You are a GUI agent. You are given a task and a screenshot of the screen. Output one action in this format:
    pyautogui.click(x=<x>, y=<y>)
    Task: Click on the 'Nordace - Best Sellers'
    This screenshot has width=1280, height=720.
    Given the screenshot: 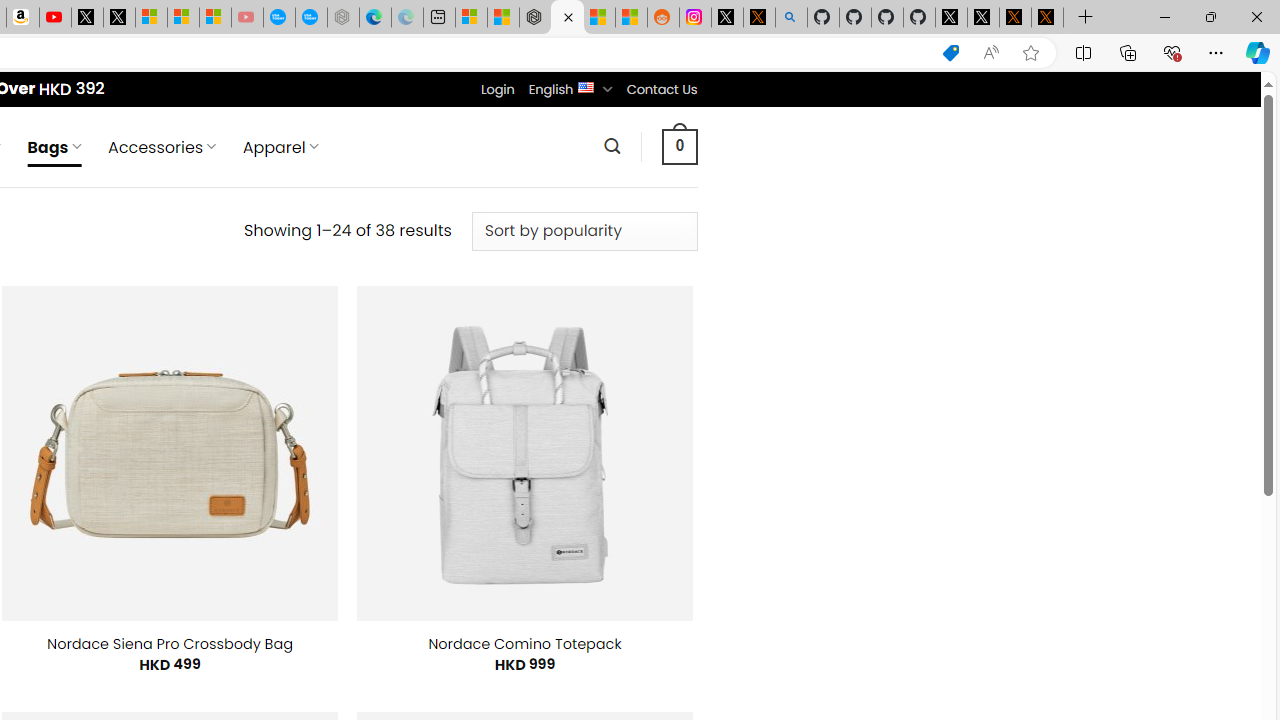 What is the action you would take?
    pyautogui.click(x=535, y=17)
    